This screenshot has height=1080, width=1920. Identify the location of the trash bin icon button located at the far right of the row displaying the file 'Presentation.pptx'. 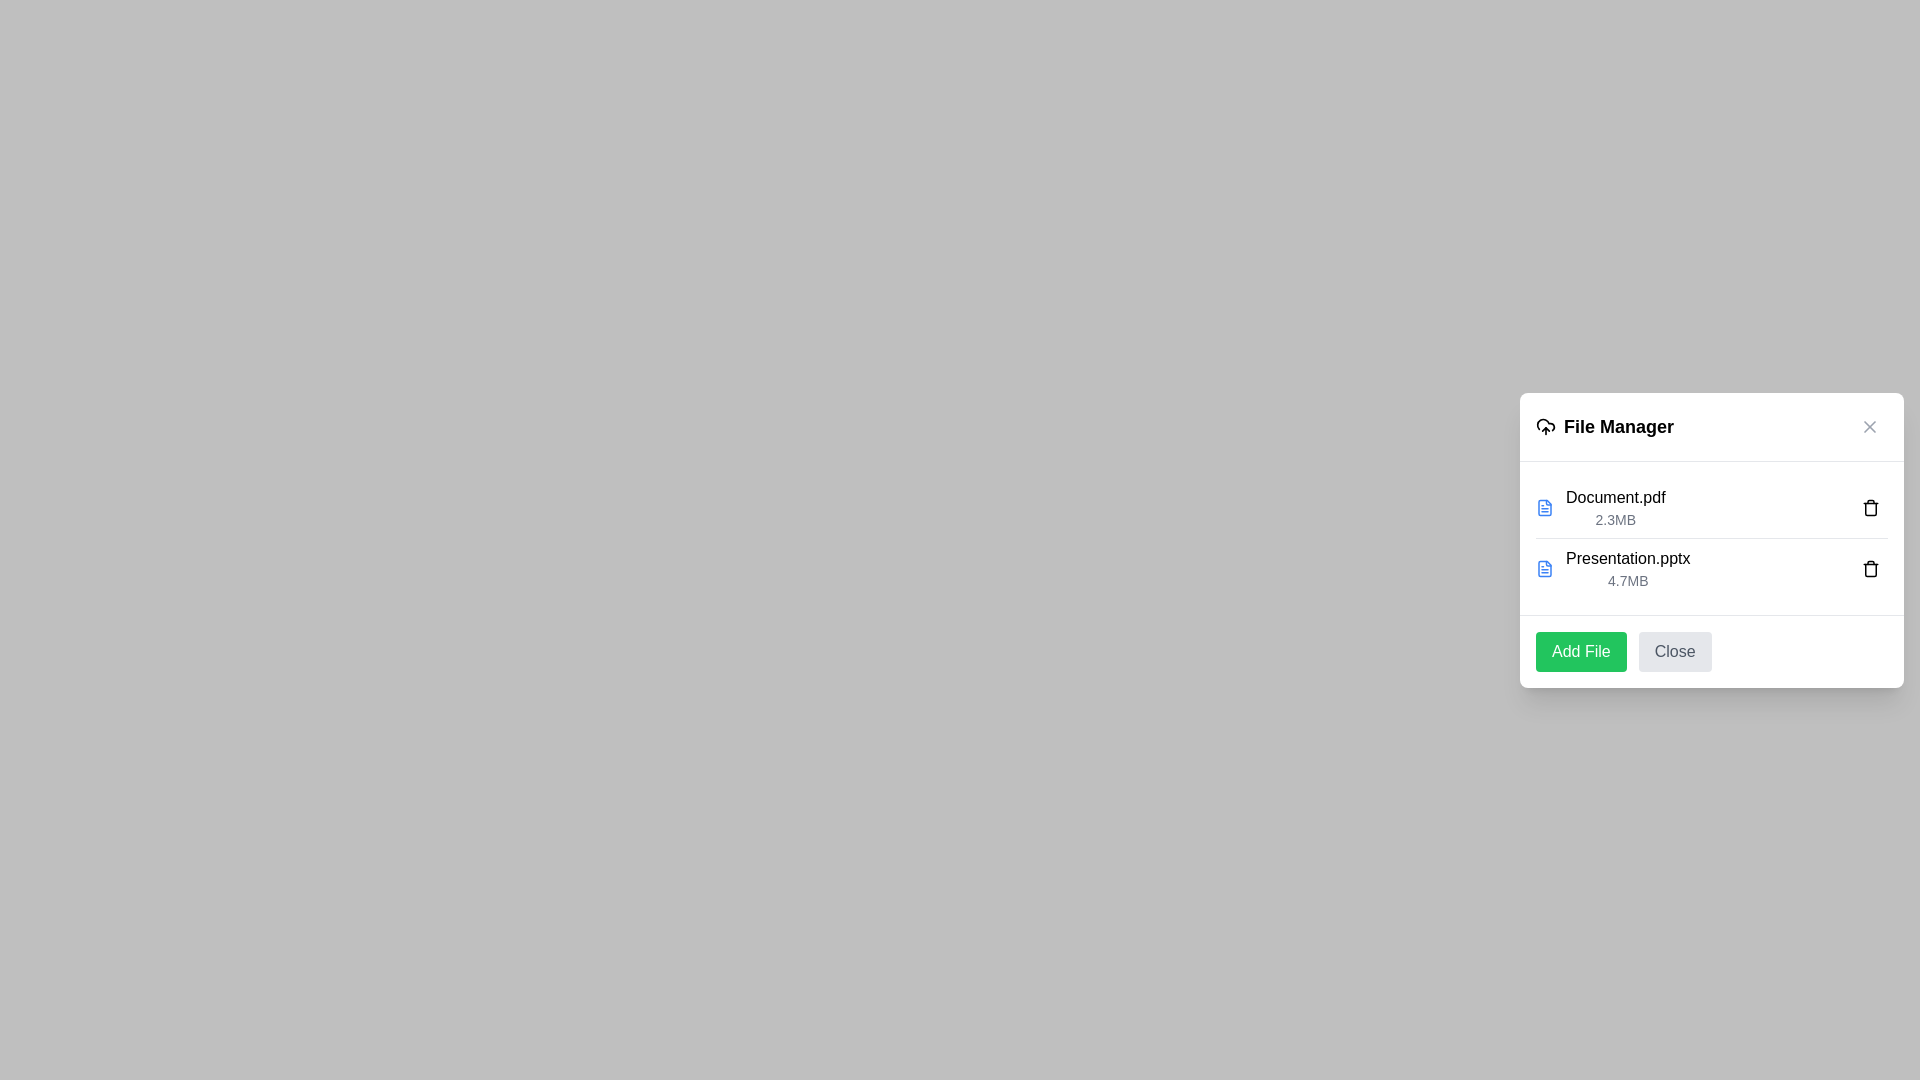
(1870, 567).